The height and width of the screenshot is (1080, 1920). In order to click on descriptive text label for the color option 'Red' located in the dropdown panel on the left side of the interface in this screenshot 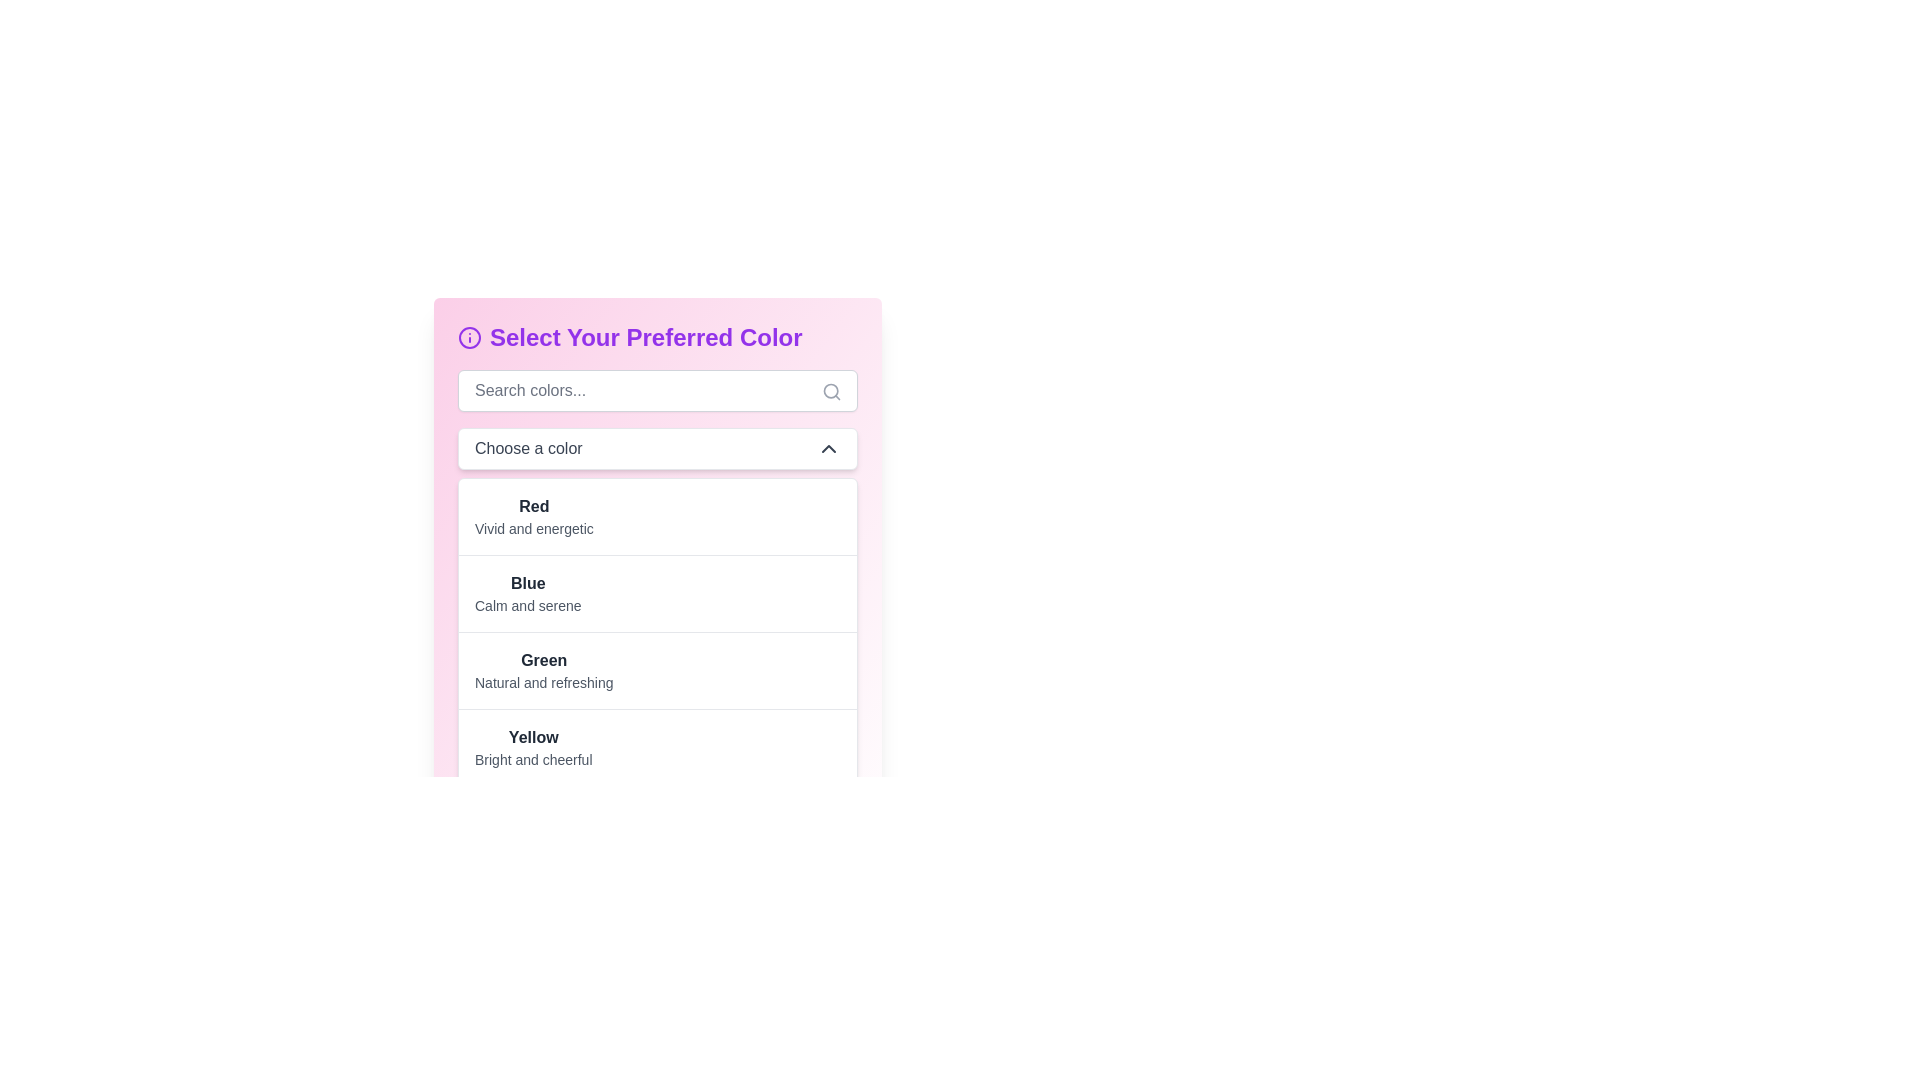, I will do `click(534, 527)`.